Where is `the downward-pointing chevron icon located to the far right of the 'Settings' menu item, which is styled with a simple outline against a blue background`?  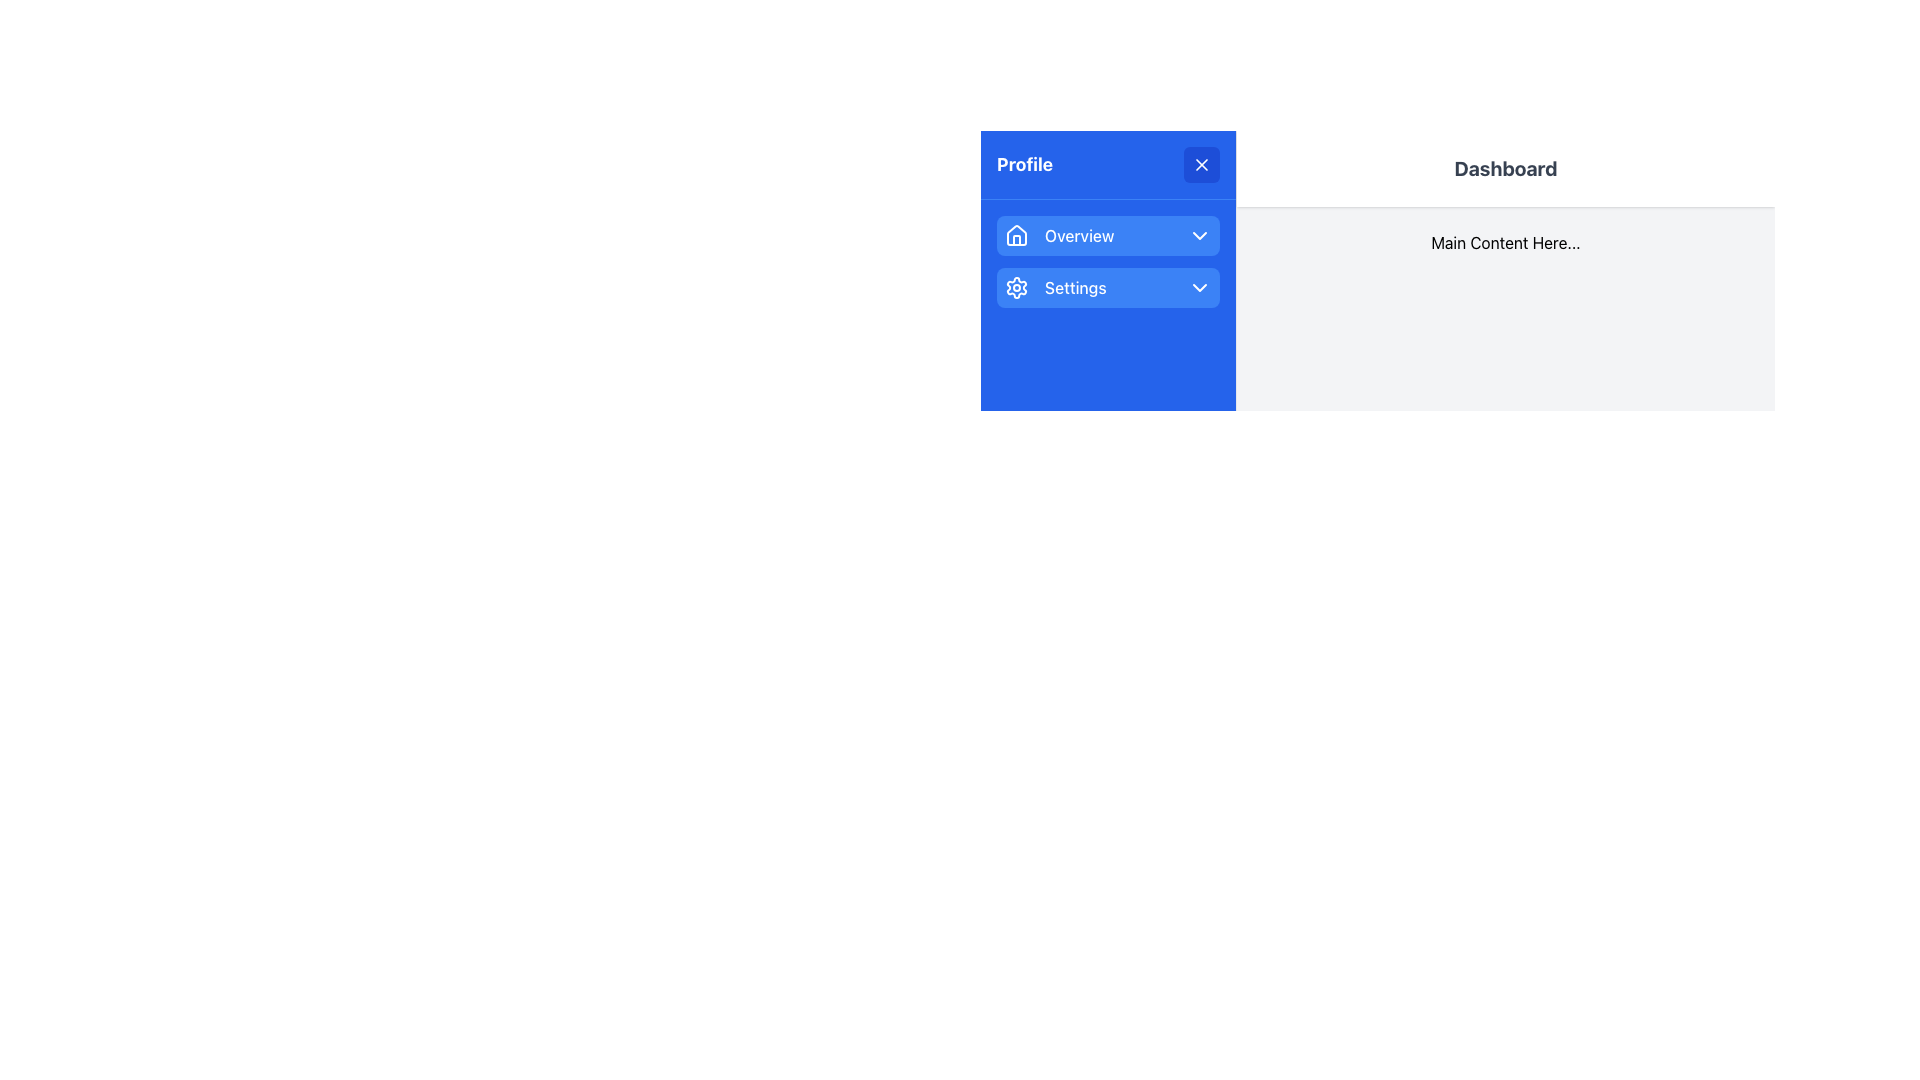 the downward-pointing chevron icon located to the far right of the 'Settings' menu item, which is styled with a simple outline against a blue background is located at coordinates (1200, 288).